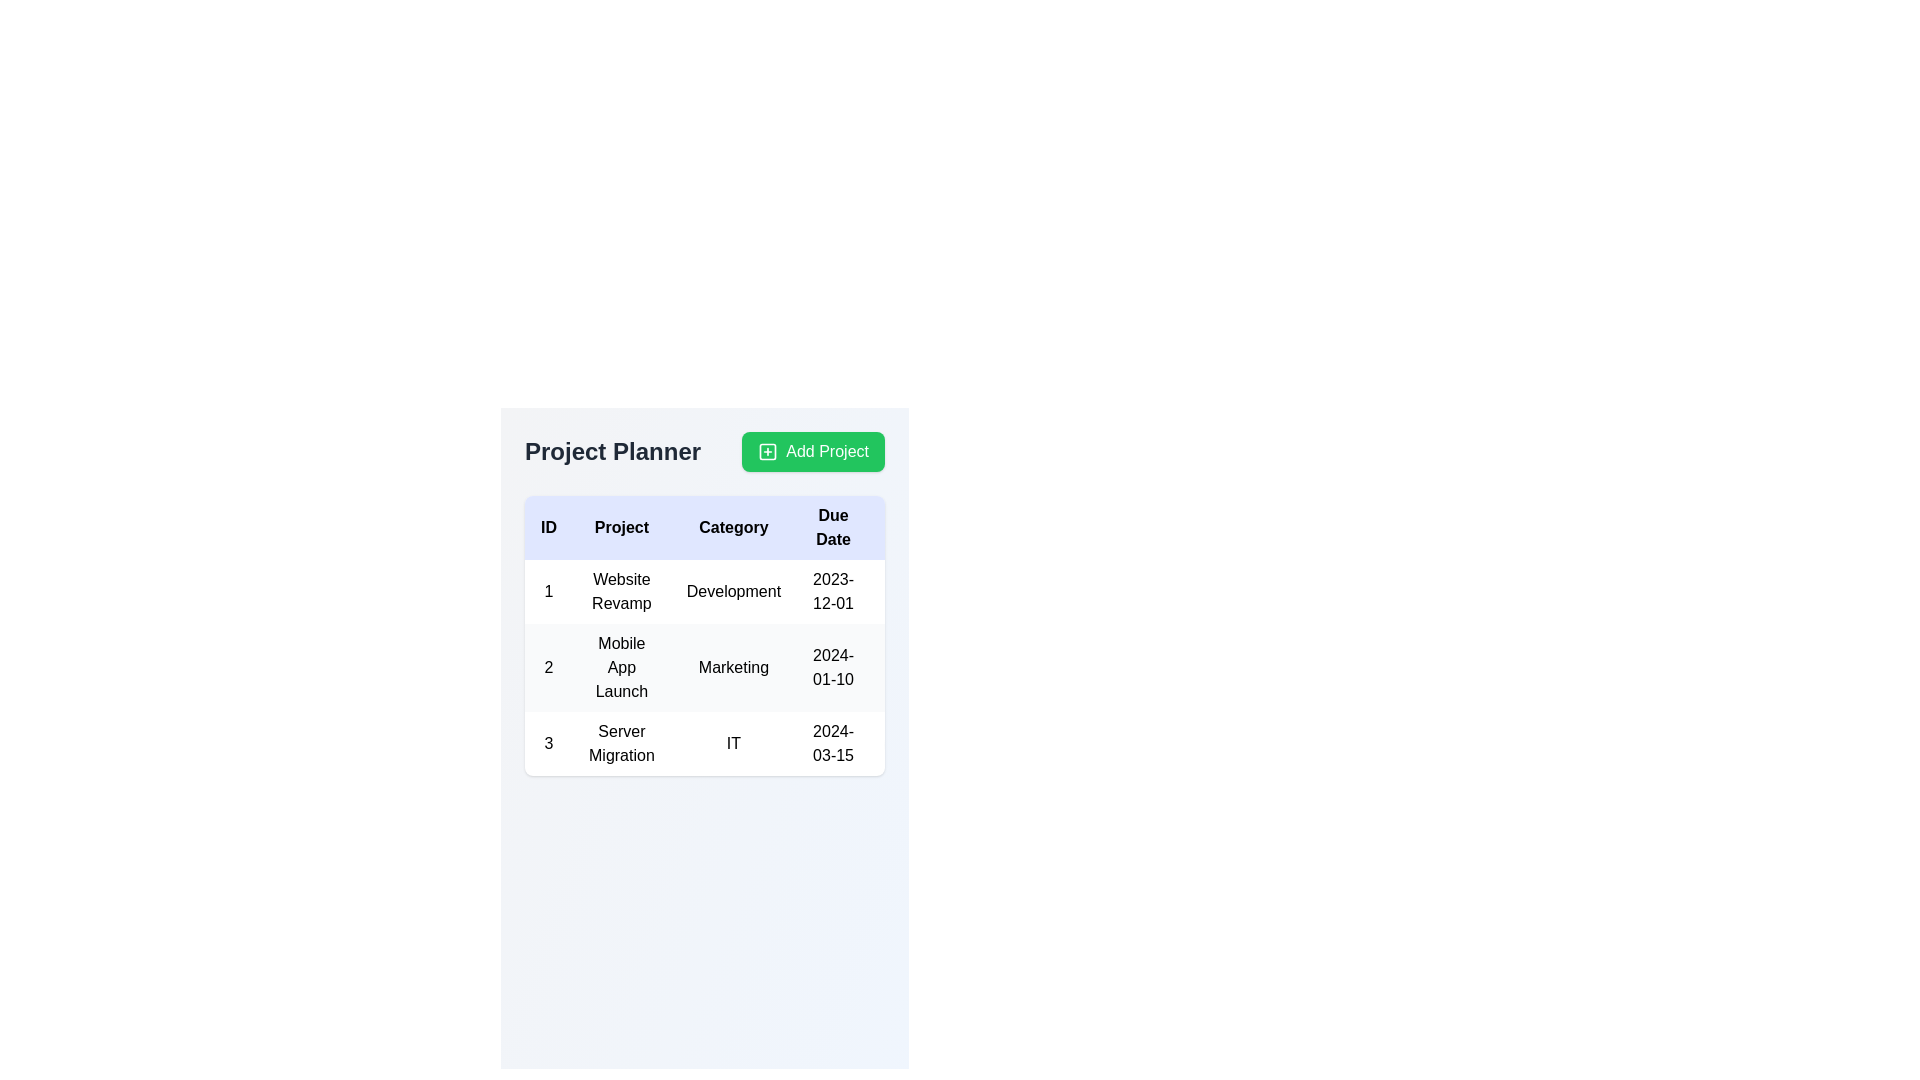 The height and width of the screenshot is (1080, 1920). What do you see at coordinates (548, 590) in the screenshot?
I see `the text label displaying the number '1' located in the 'ID' column of the first row of the table by moving the cursor to its center` at bounding box center [548, 590].